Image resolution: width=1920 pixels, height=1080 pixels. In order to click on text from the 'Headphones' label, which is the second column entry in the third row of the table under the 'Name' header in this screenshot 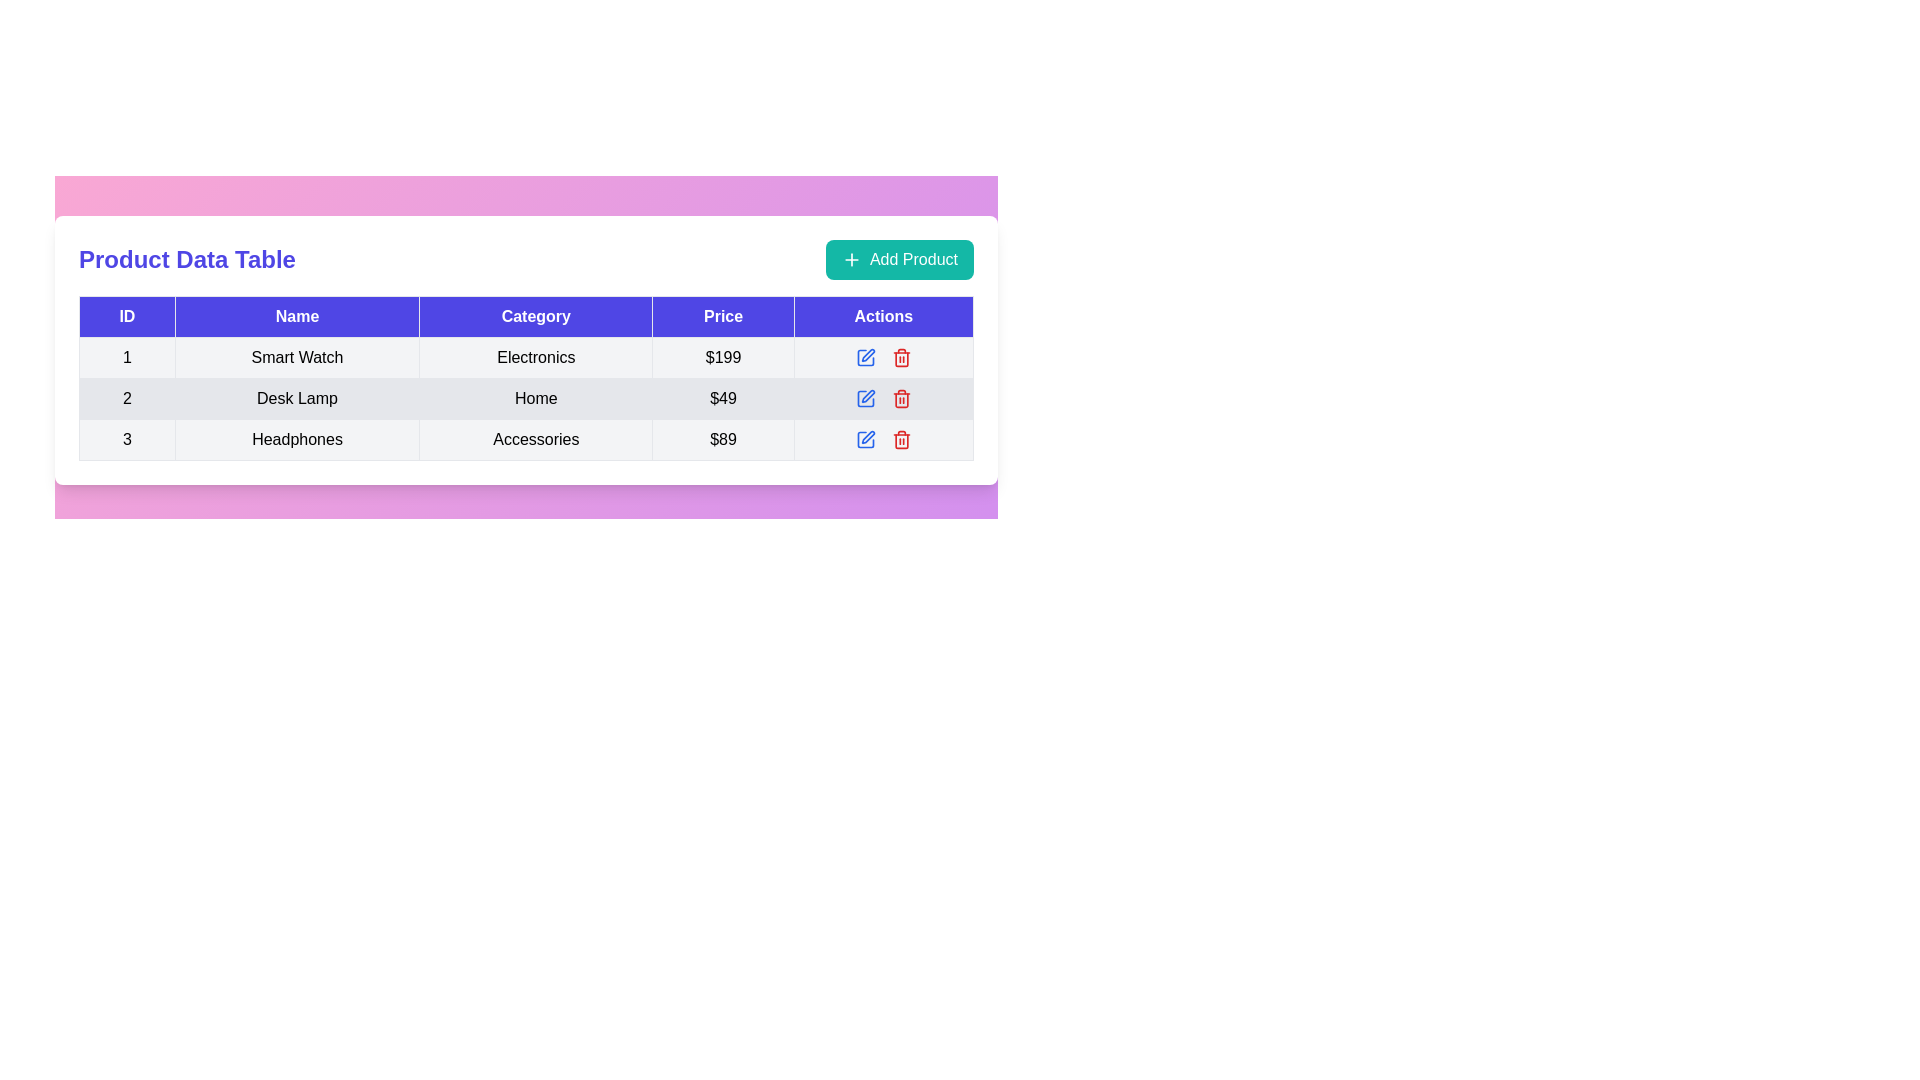, I will do `click(296, 438)`.